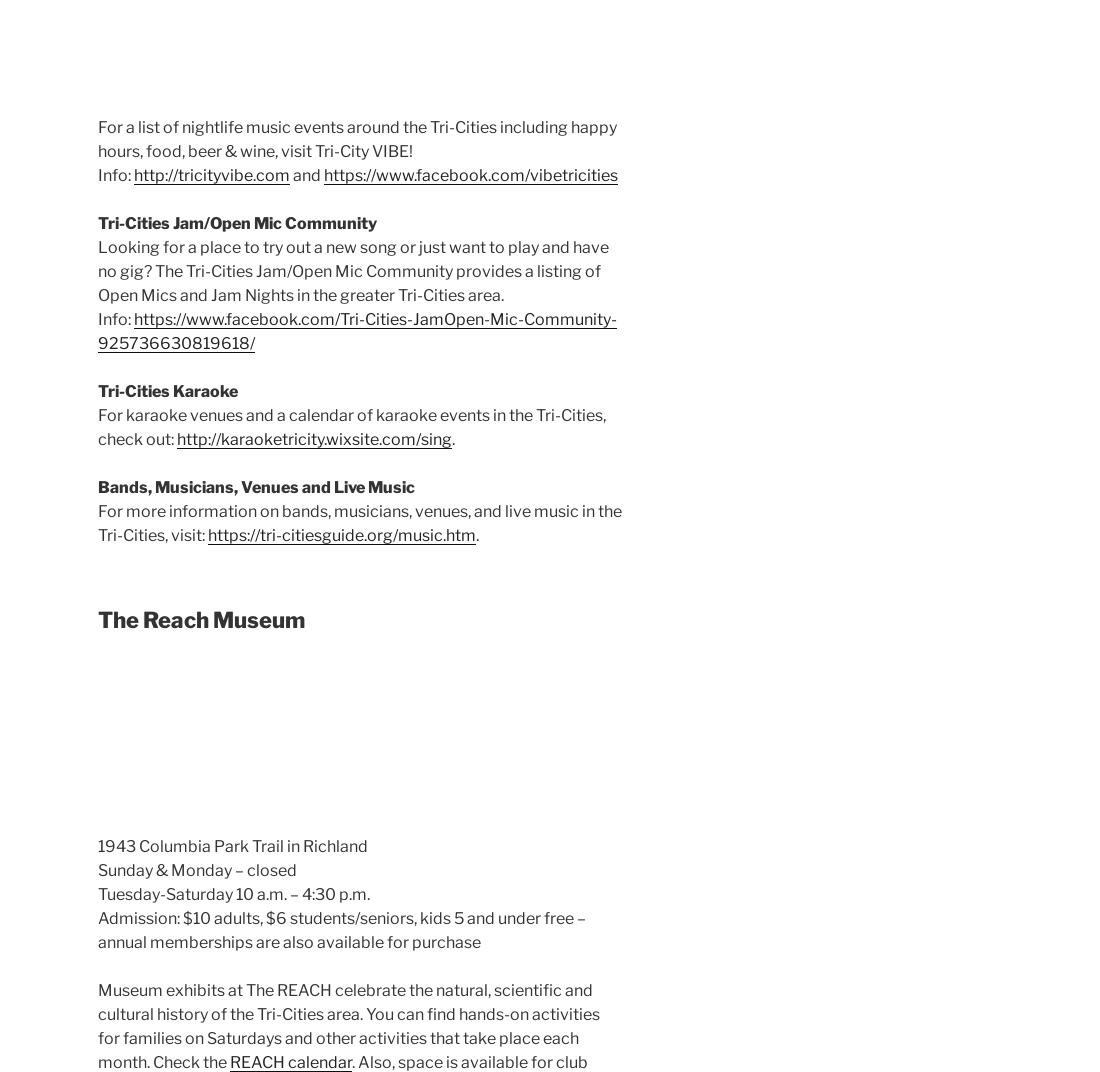 The image size is (1100, 1072). I want to click on 'Bands, Musicians, Venues and Live Music', so click(256, 486).